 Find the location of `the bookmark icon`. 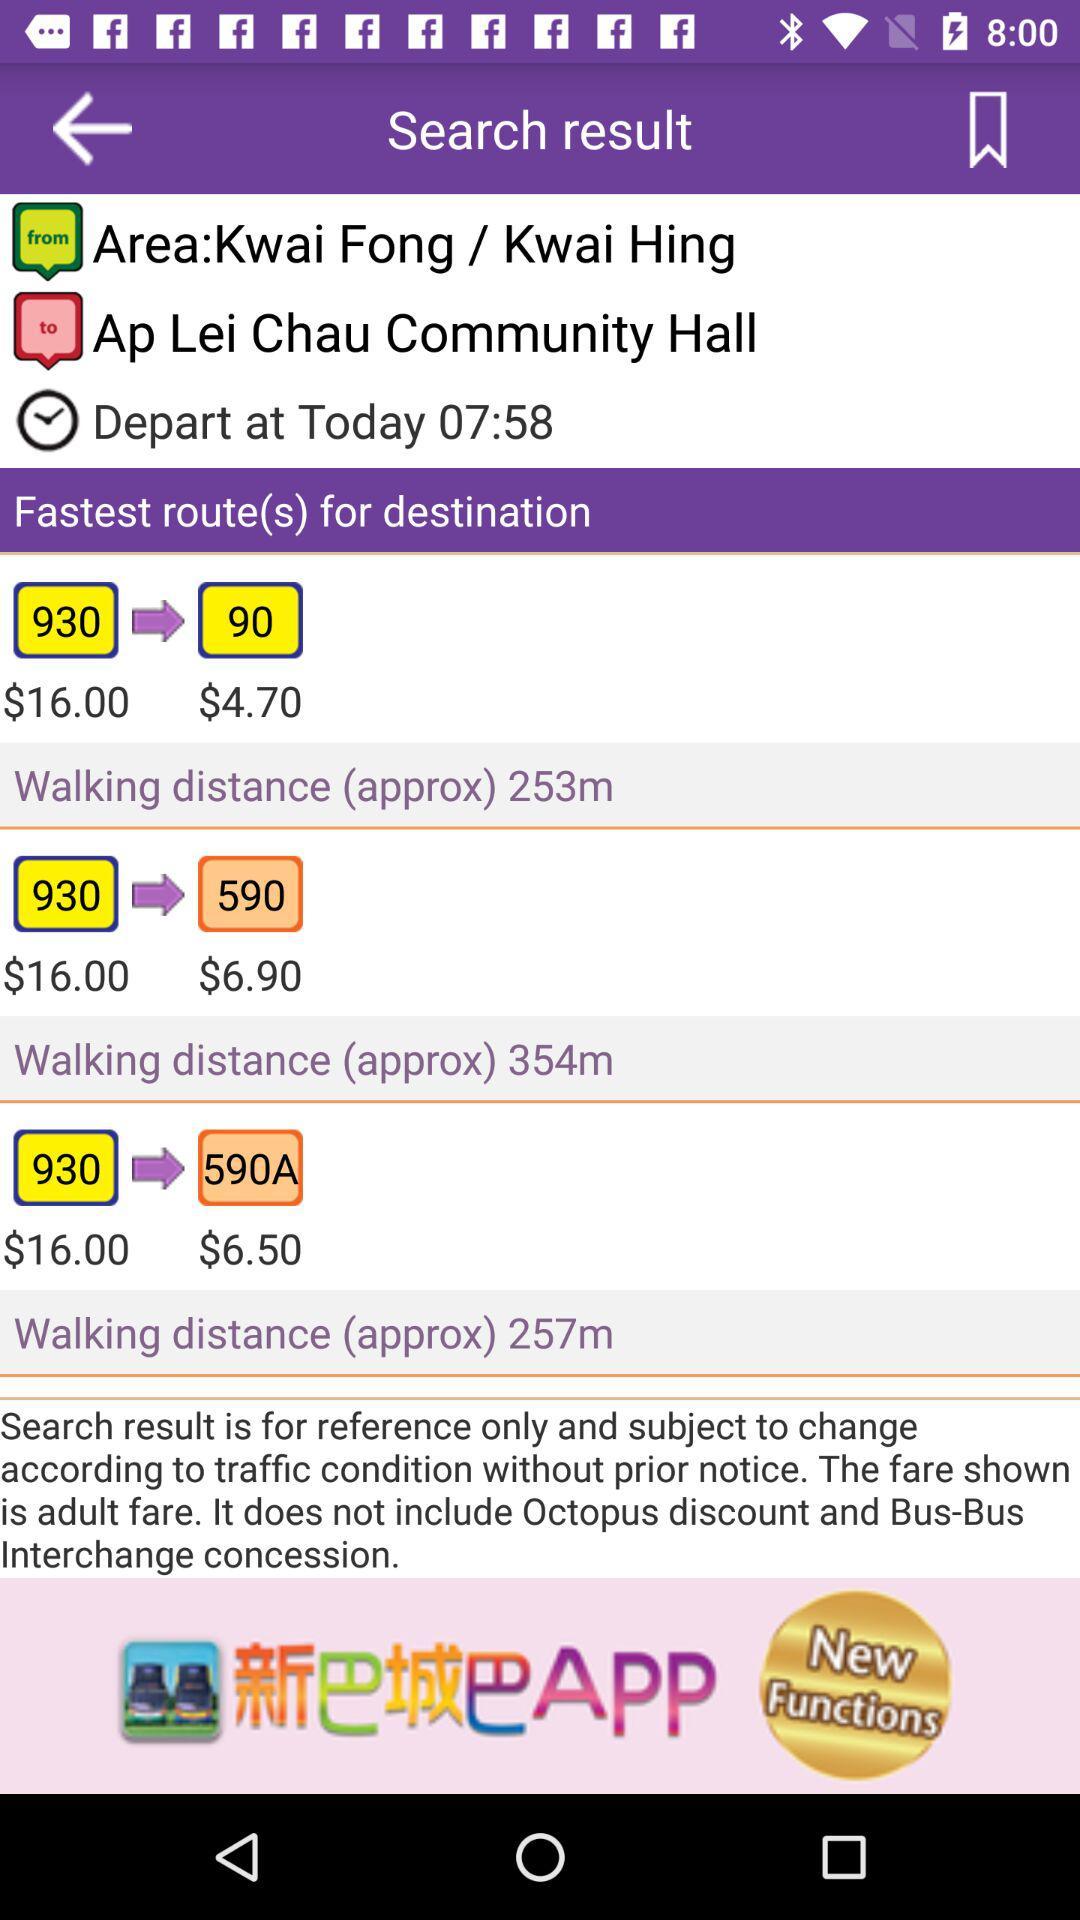

the bookmark icon is located at coordinates (986, 127).